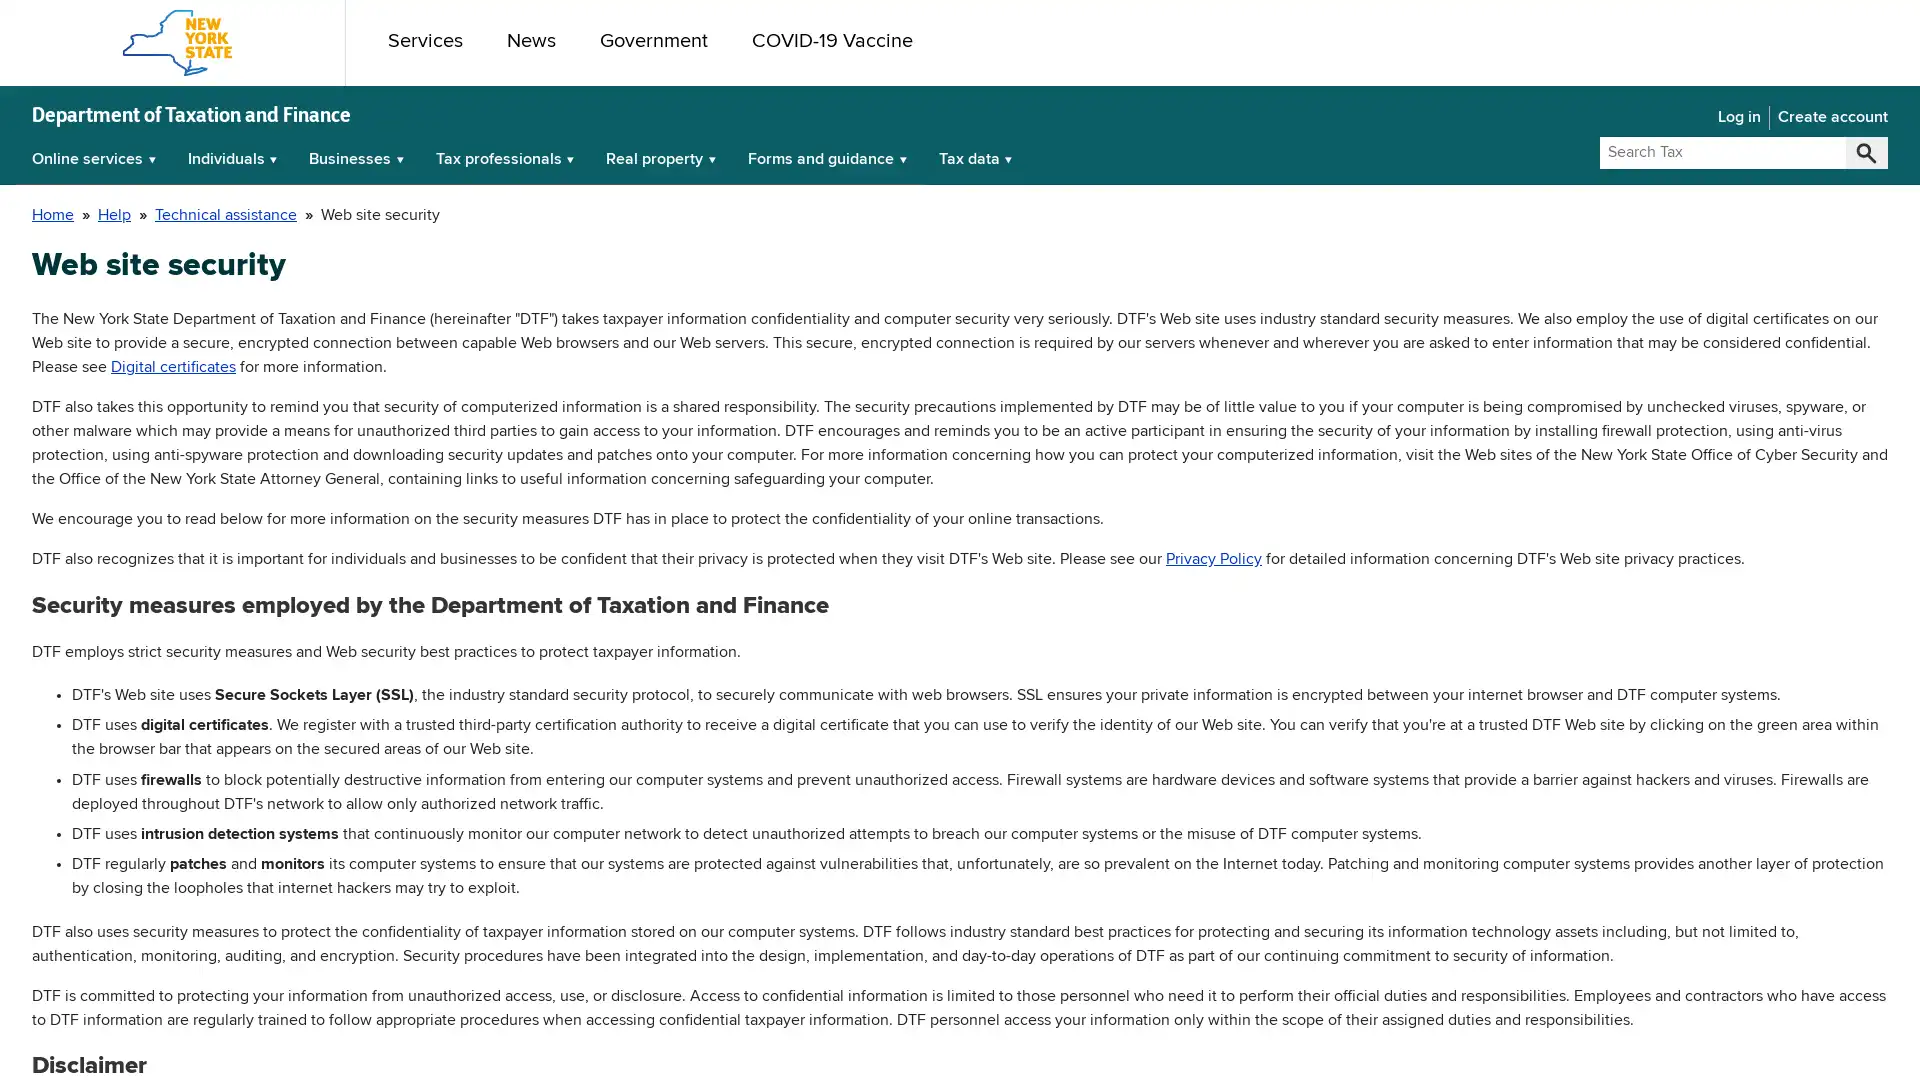 This screenshot has width=1920, height=1080. Describe the element at coordinates (1865, 152) in the screenshot. I see `Search Tax` at that location.